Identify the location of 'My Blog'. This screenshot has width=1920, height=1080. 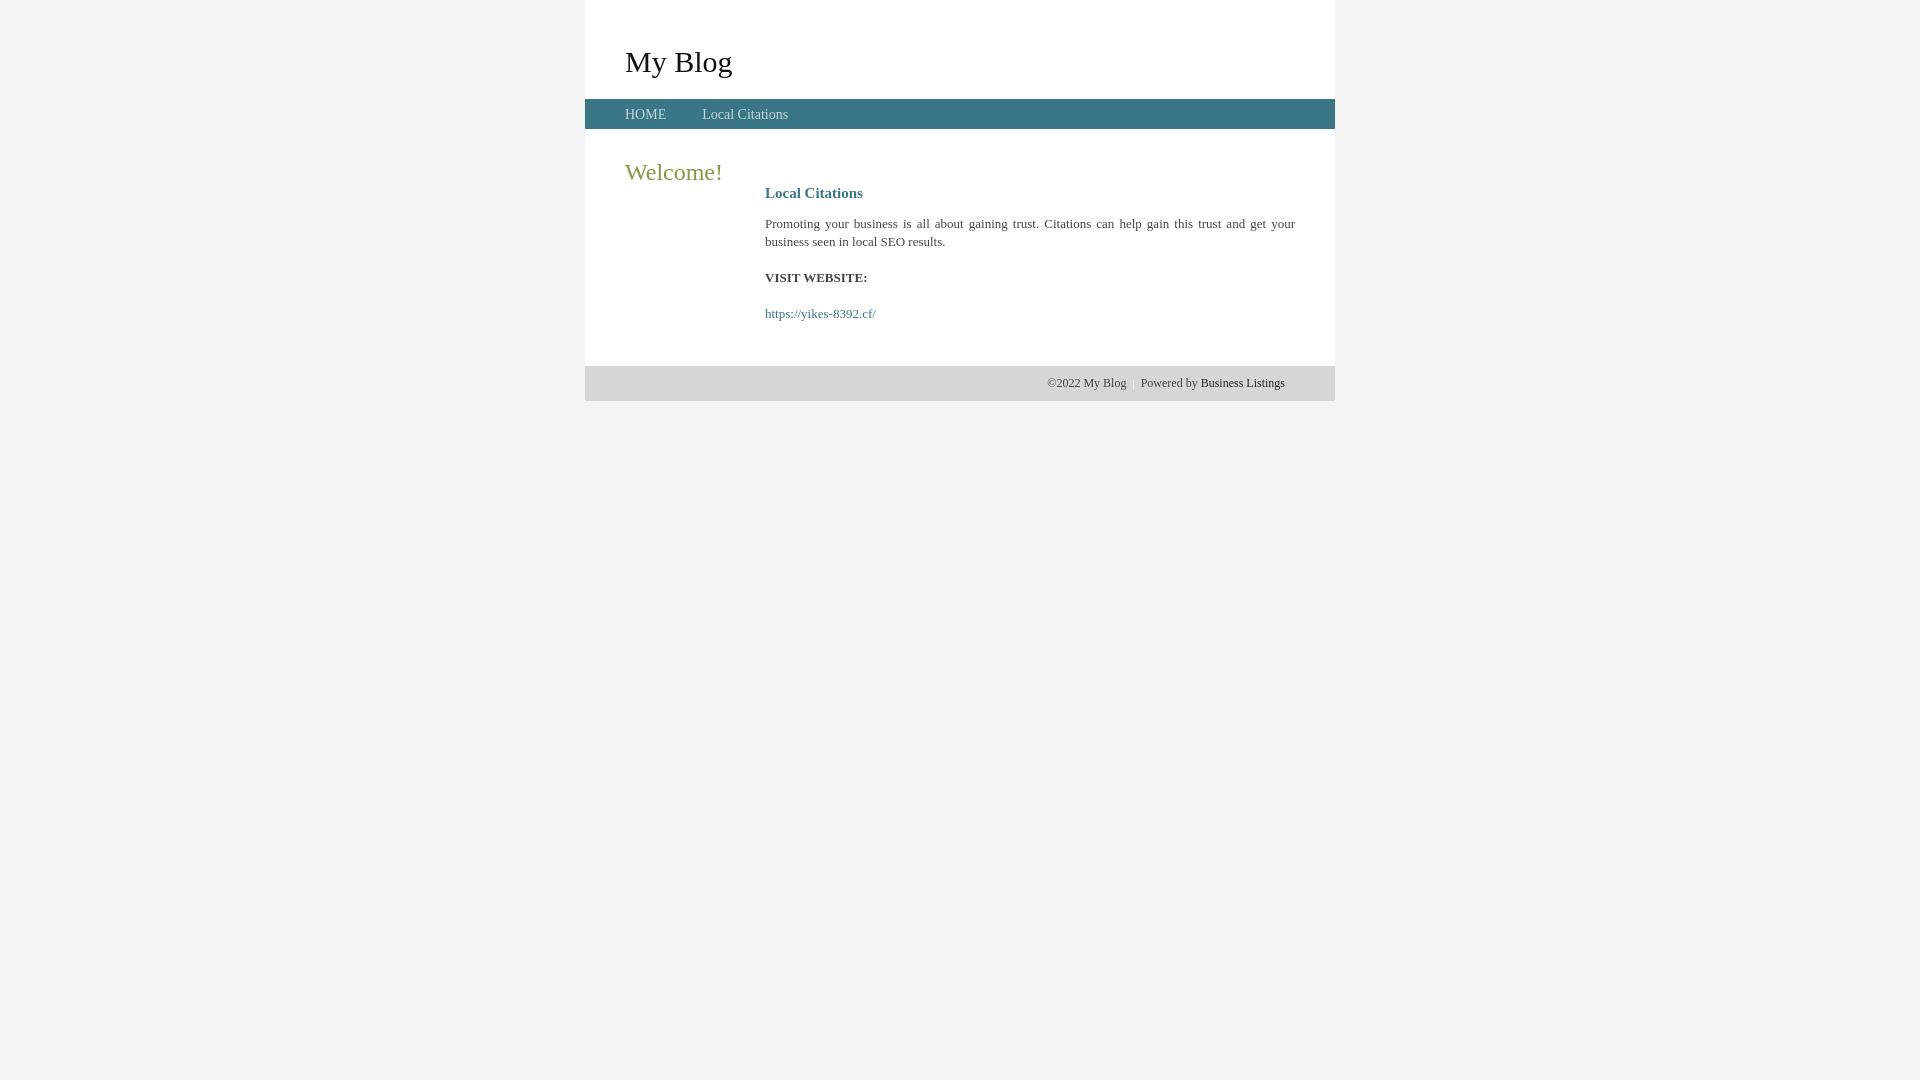
(623, 60).